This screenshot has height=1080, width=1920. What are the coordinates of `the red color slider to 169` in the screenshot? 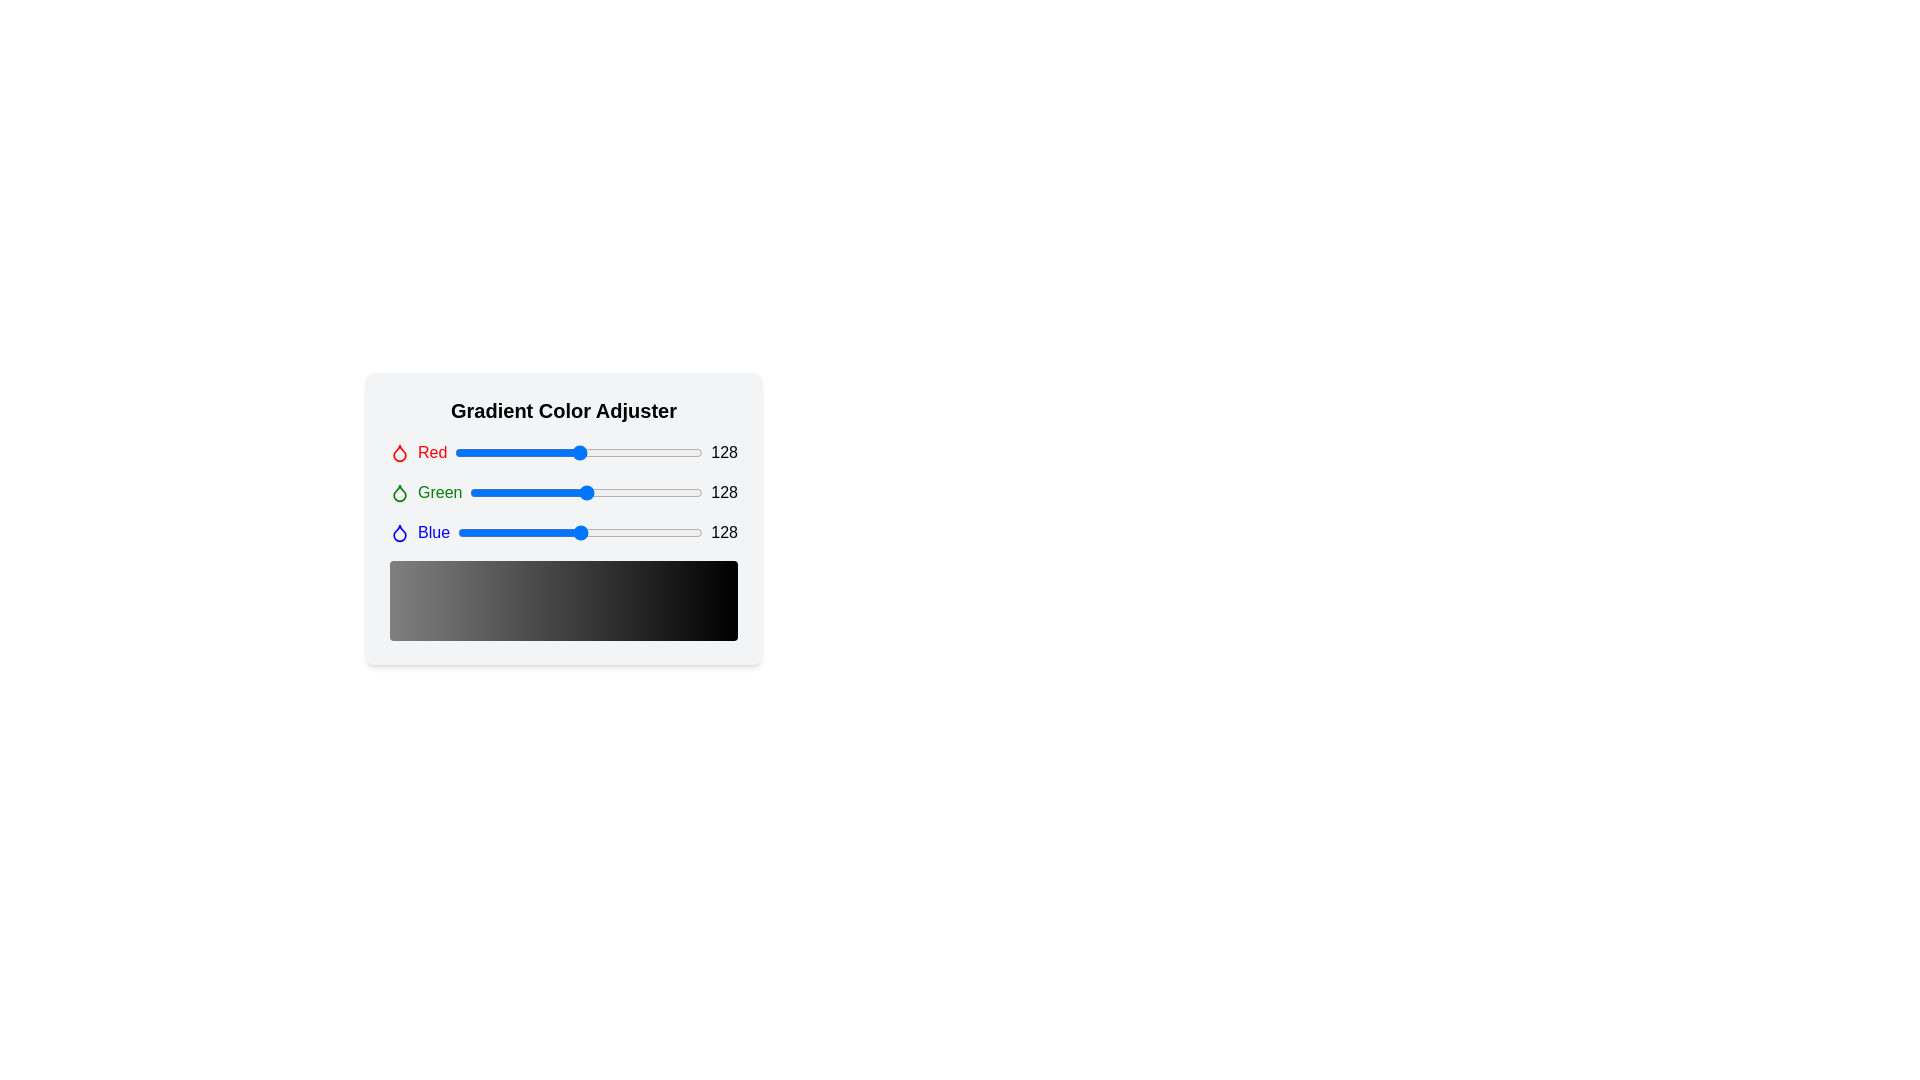 It's located at (618, 452).